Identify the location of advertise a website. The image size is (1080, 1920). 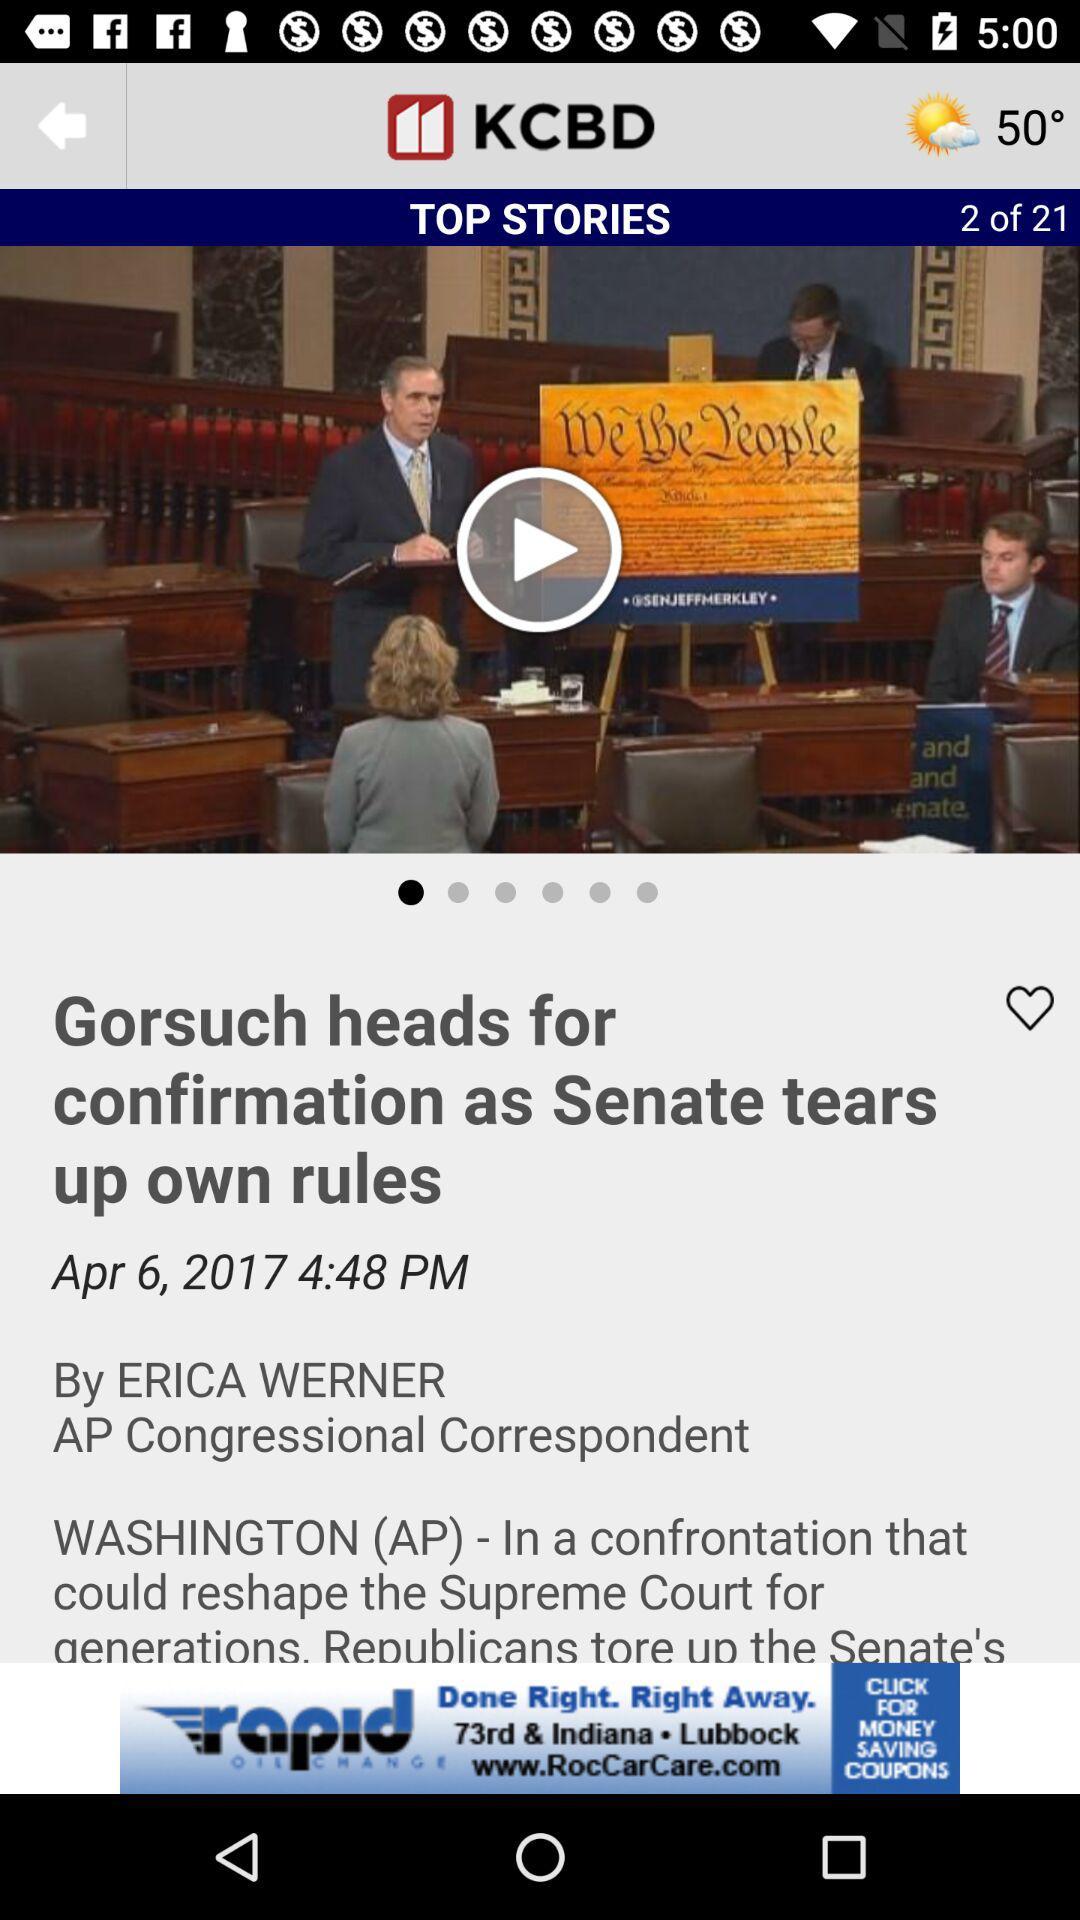
(540, 1727).